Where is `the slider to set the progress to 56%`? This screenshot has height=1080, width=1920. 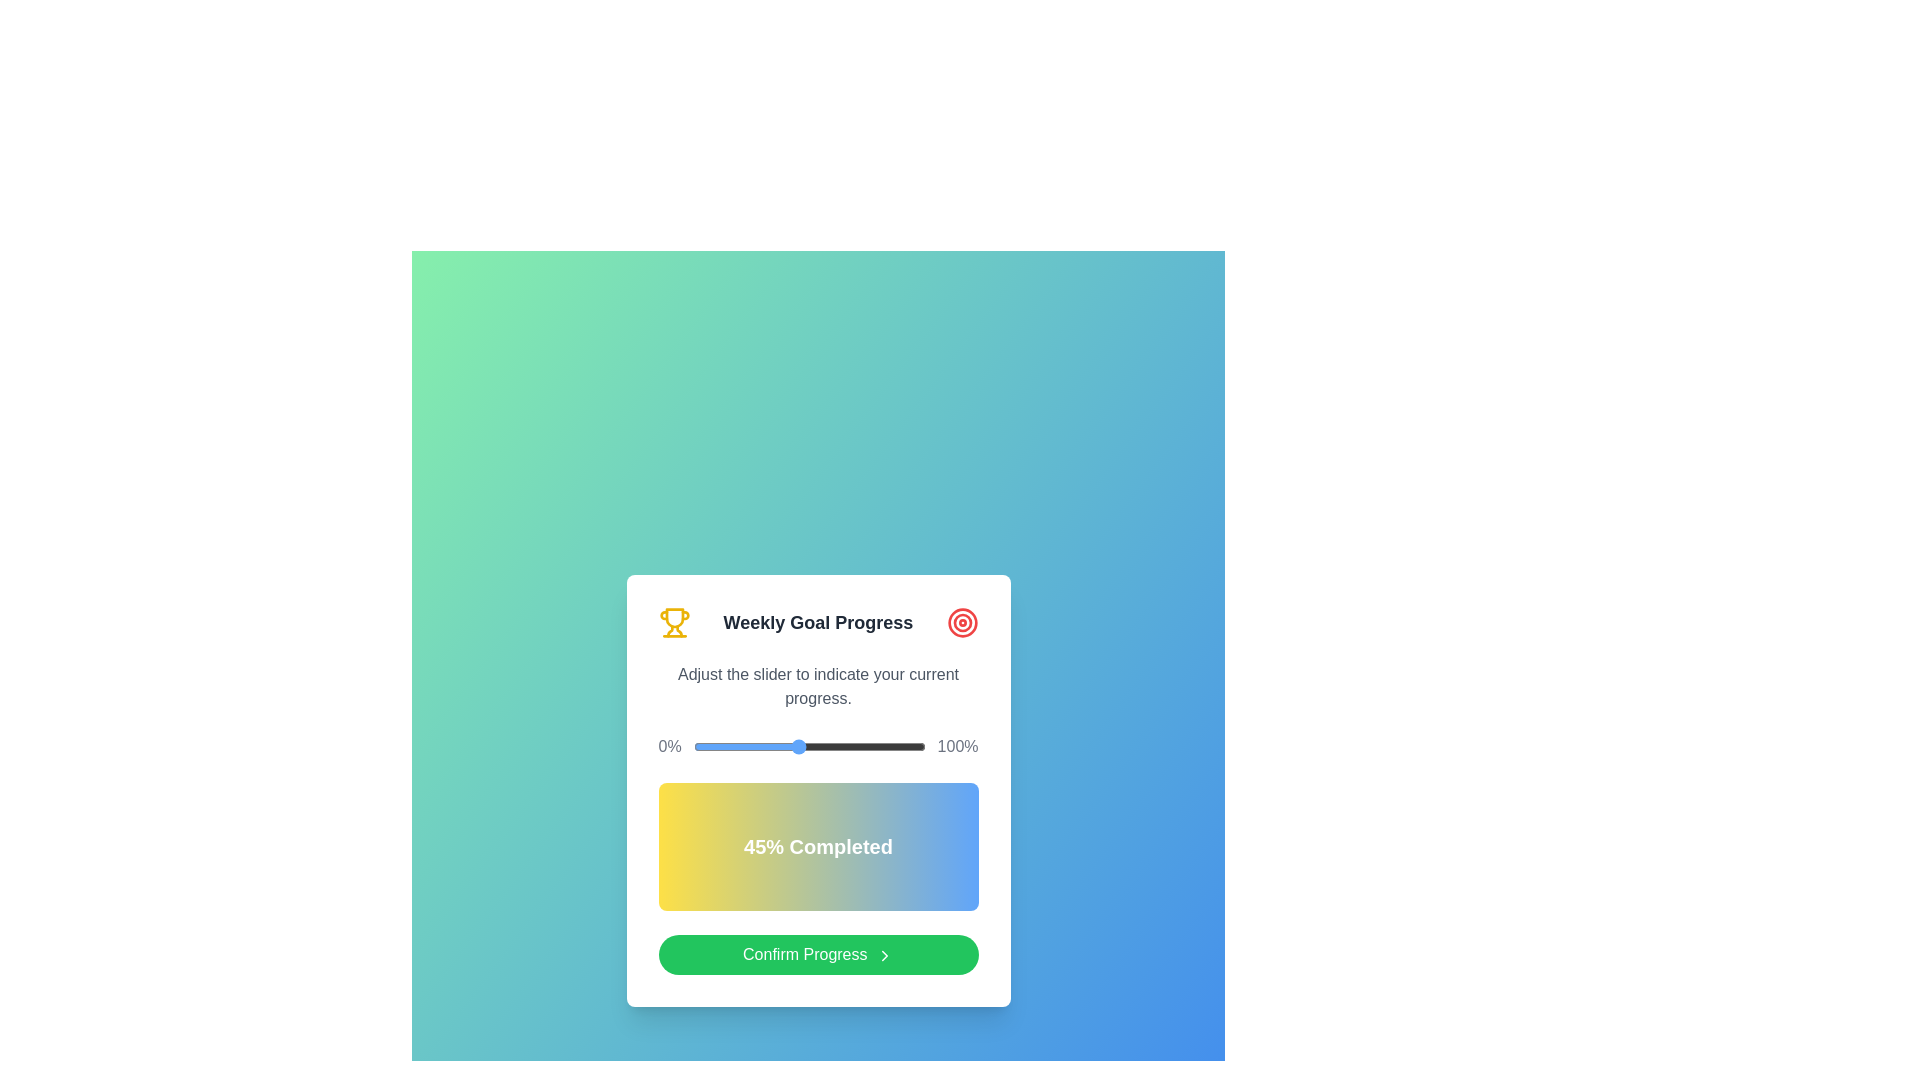 the slider to set the progress to 56% is located at coordinates (823, 747).